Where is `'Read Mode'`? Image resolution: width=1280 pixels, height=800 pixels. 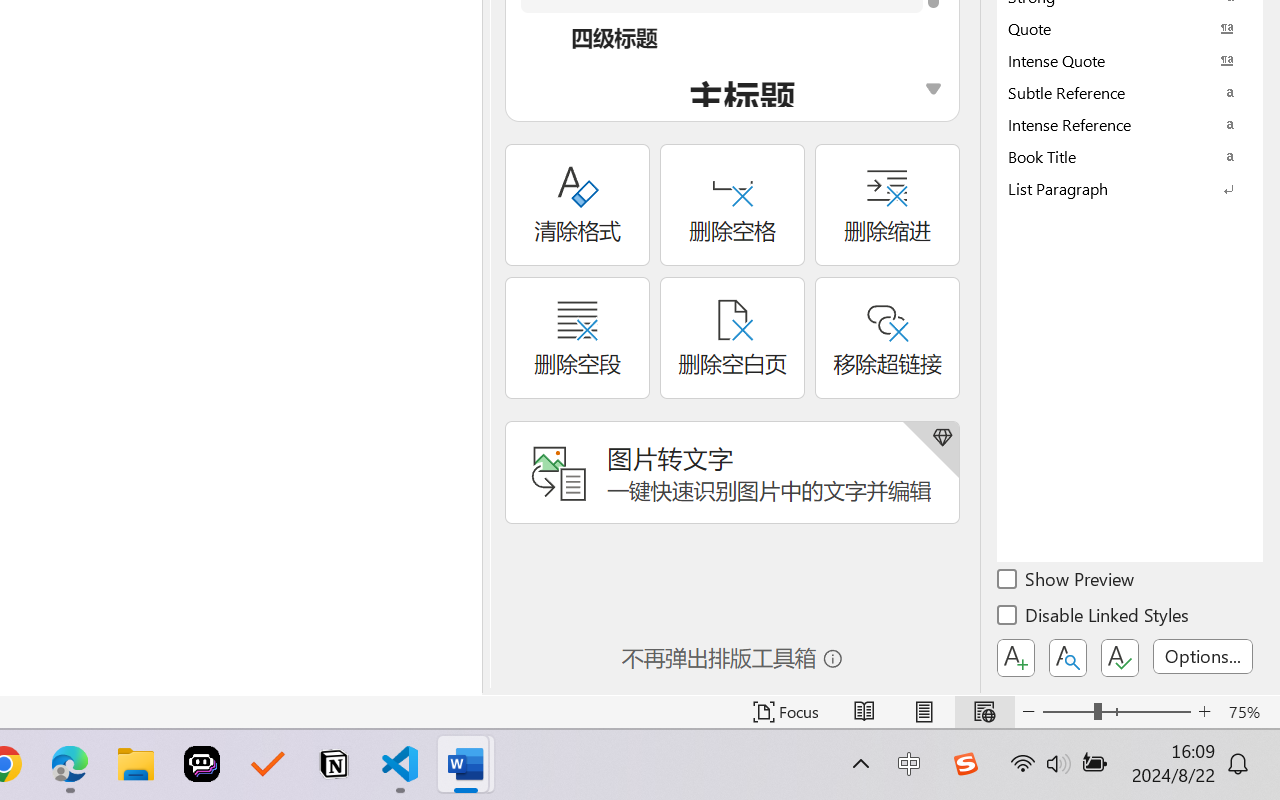 'Read Mode' is located at coordinates (864, 711).